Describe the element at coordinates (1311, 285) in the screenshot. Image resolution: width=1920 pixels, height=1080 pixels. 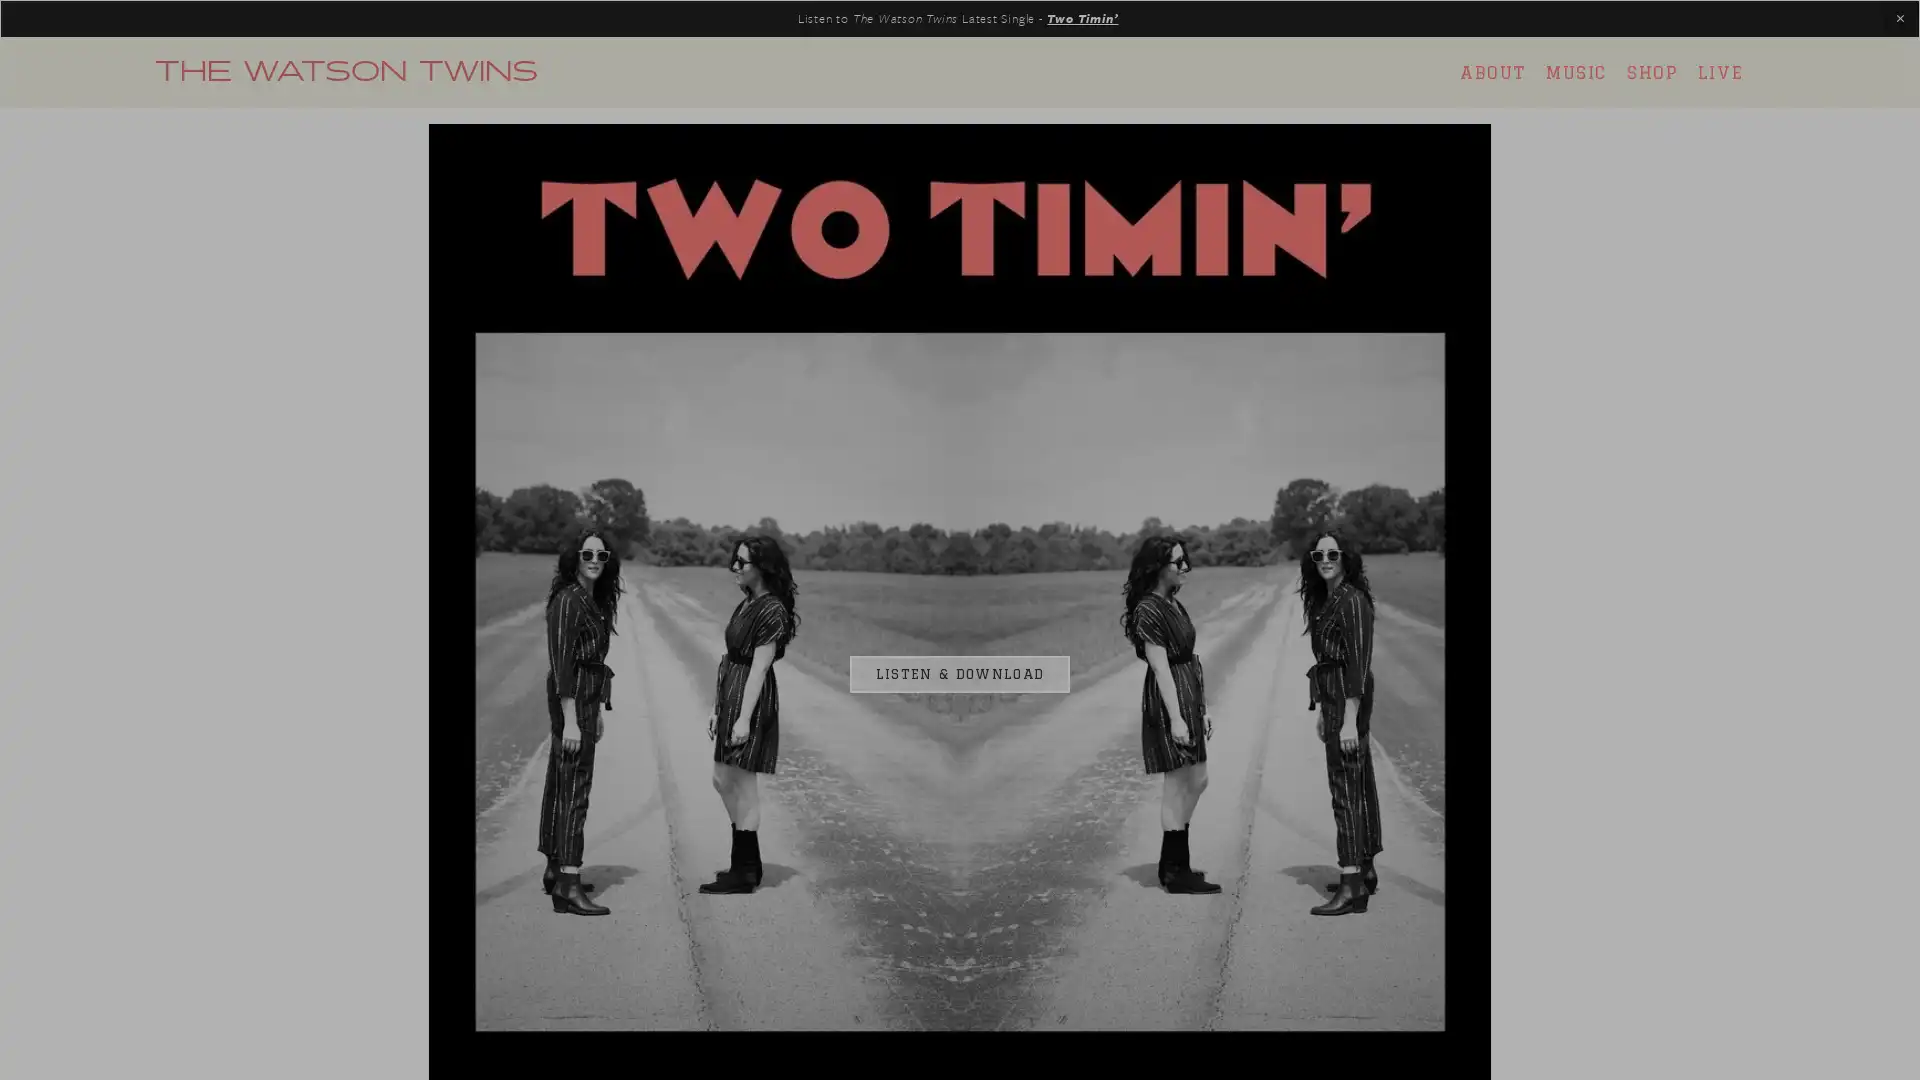
I see `Close` at that location.